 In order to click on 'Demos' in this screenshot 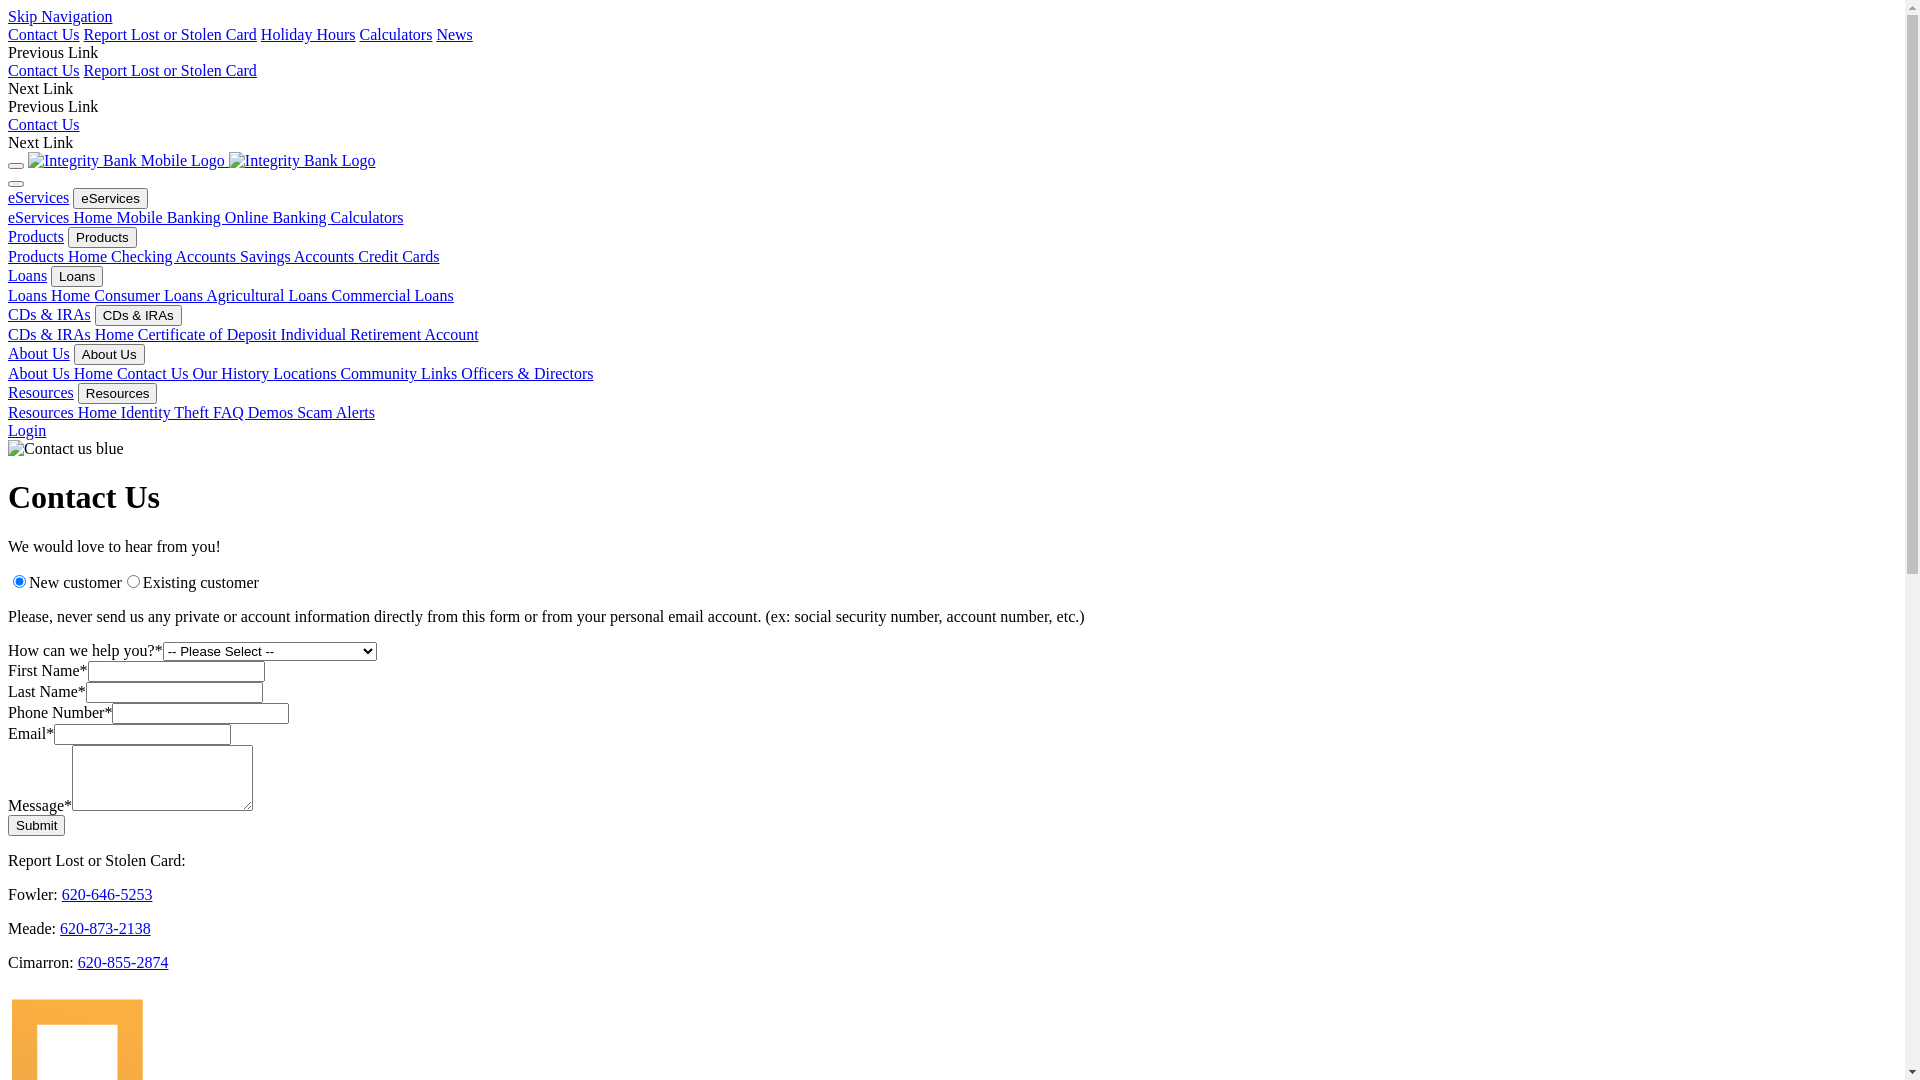, I will do `click(247, 411)`.